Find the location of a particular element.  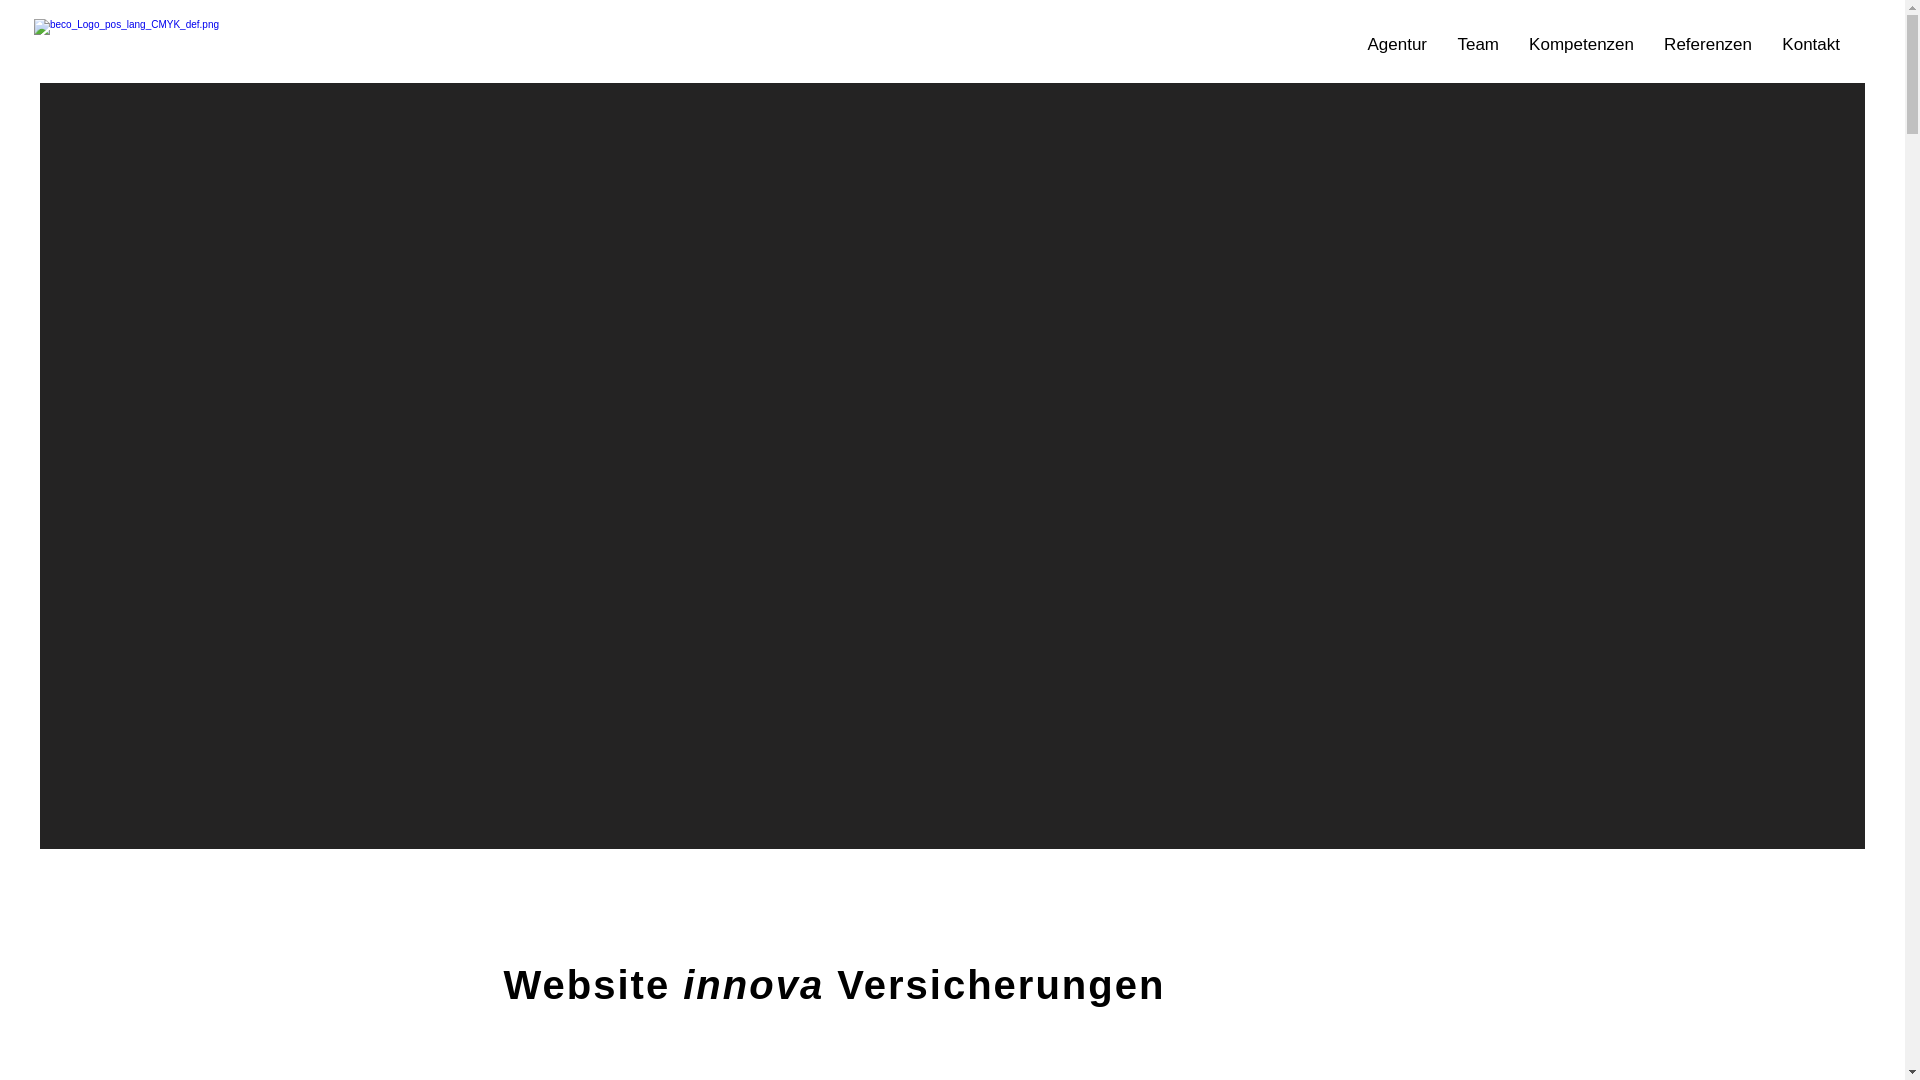

'Kompetenzen' is located at coordinates (1580, 45).